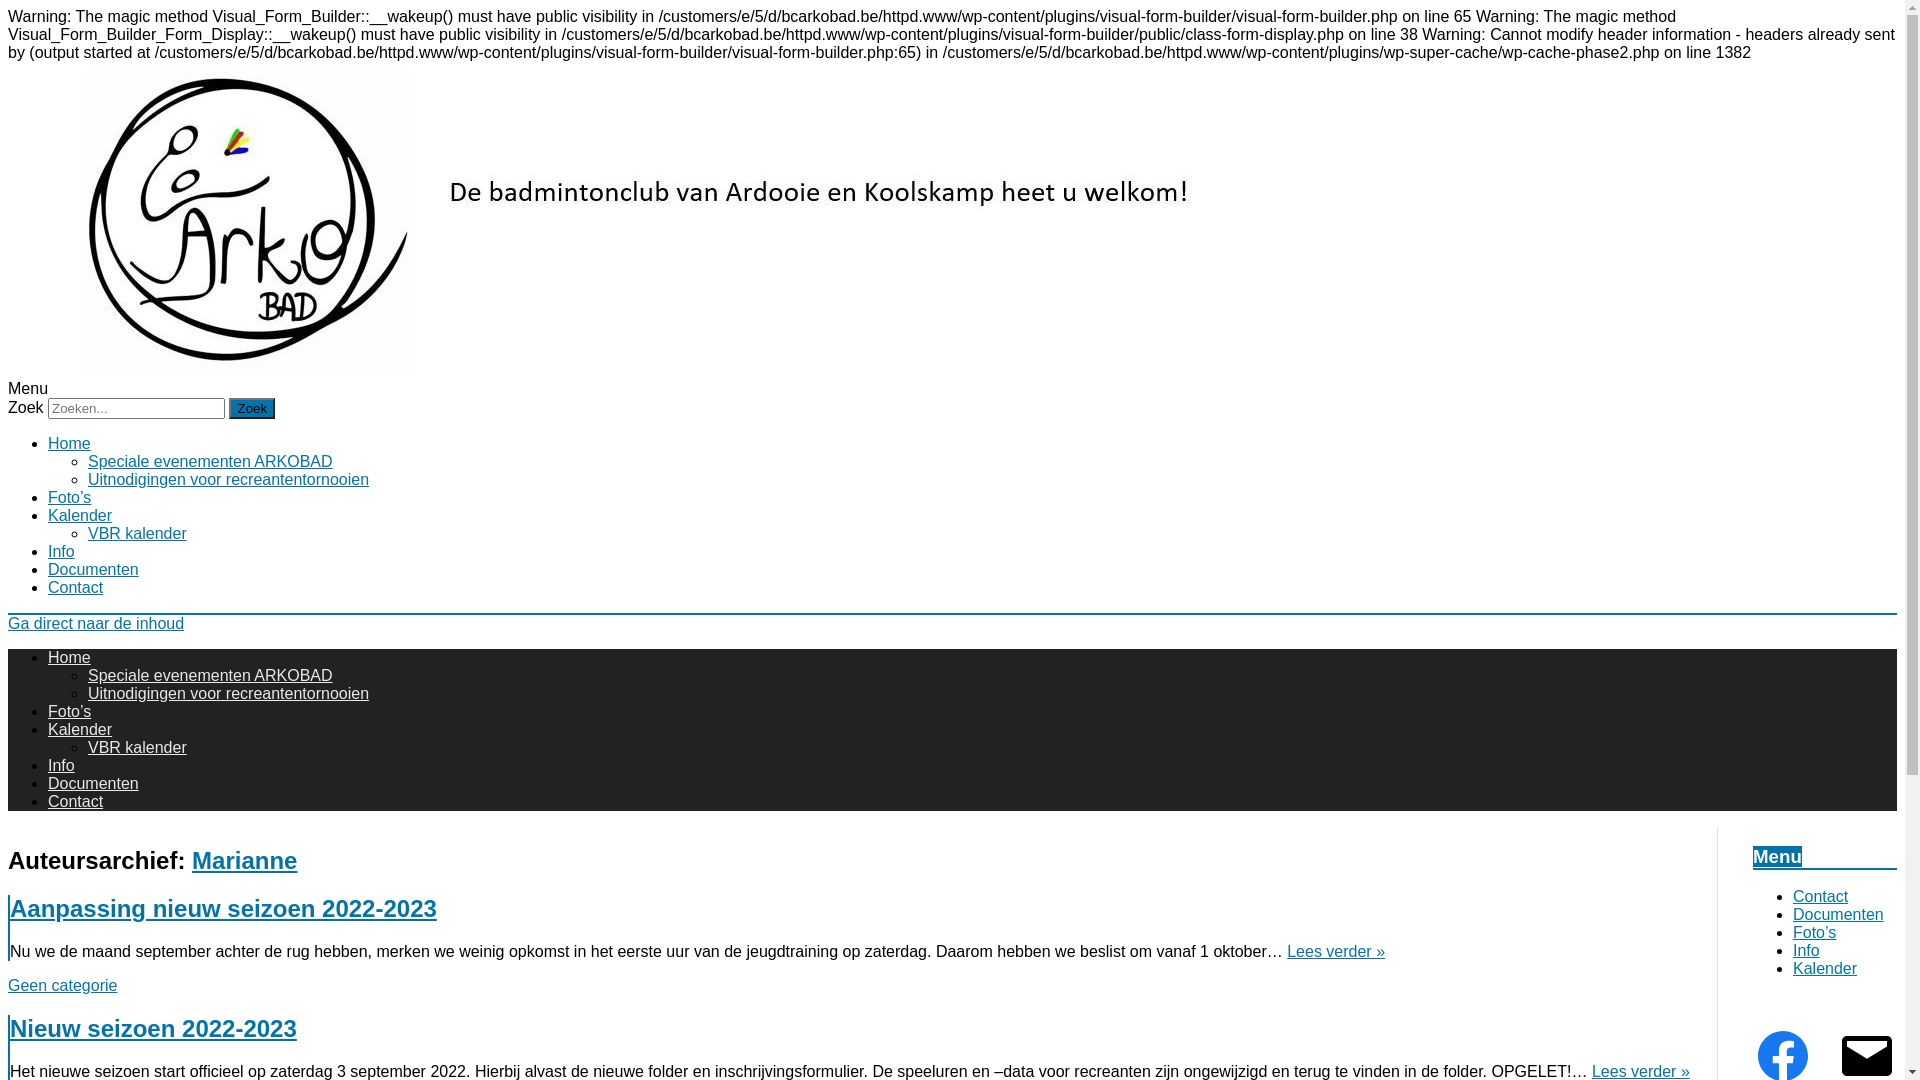  What do you see at coordinates (86, 479) in the screenshot?
I see `'Uitnodigingen voor recreantentornooien'` at bounding box center [86, 479].